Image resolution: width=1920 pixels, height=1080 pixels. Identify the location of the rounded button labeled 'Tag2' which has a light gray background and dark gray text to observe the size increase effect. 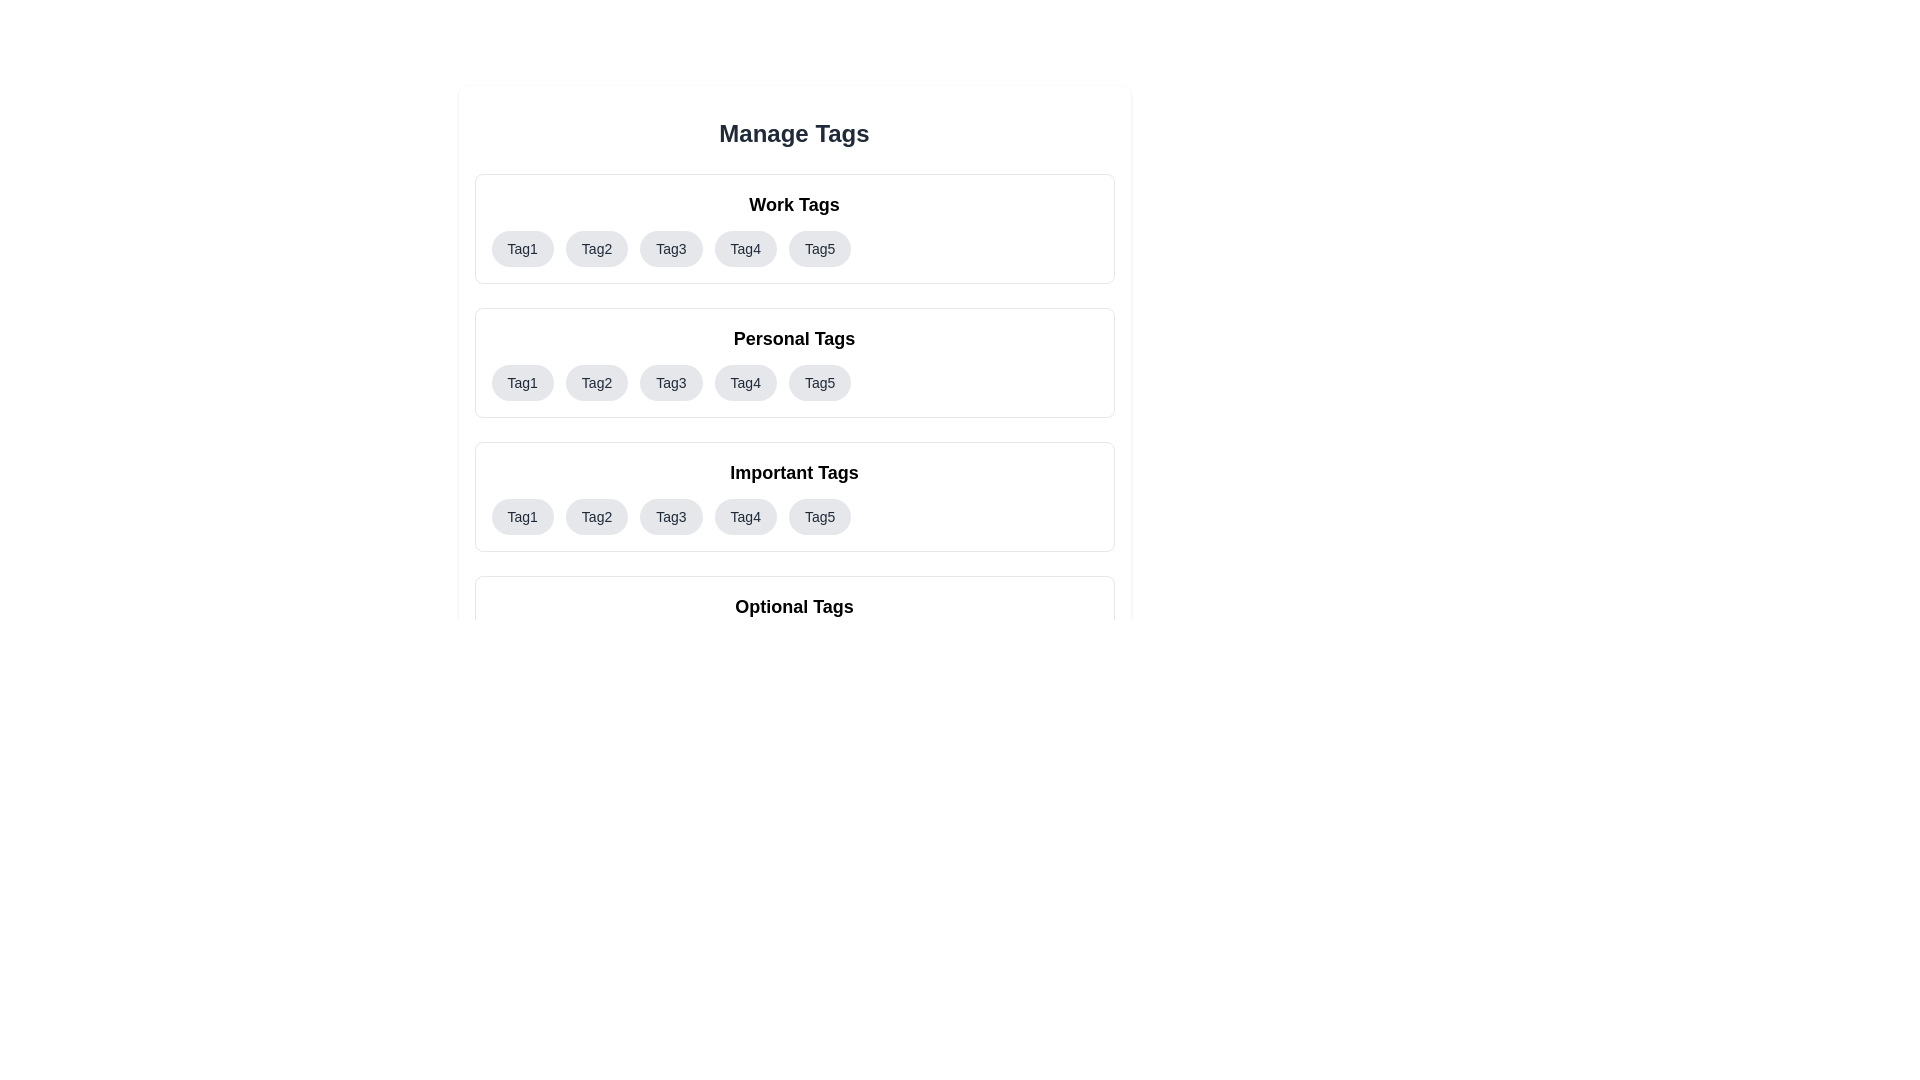
(596, 248).